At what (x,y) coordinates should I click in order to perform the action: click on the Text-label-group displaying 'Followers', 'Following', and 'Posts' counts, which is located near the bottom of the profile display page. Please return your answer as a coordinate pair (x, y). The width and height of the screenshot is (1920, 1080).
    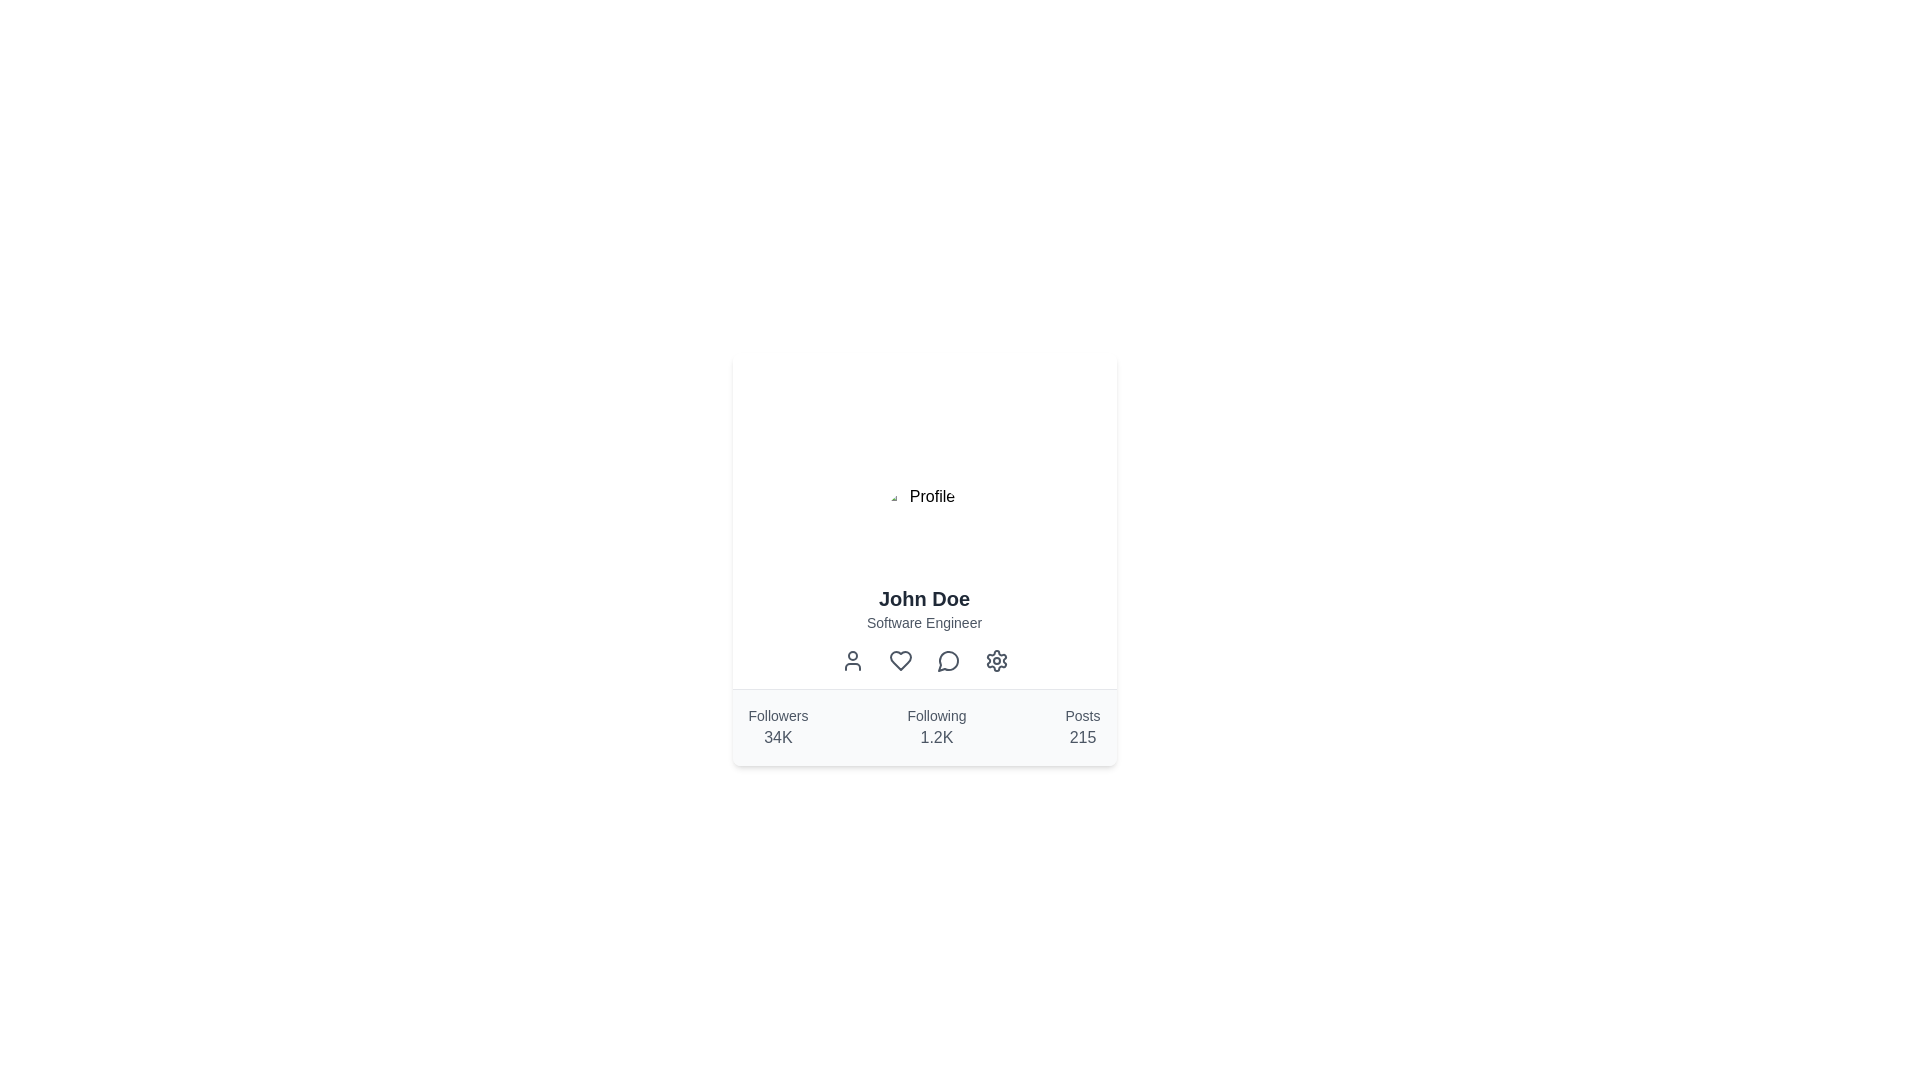
    Looking at the image, I should click on (923, 728).